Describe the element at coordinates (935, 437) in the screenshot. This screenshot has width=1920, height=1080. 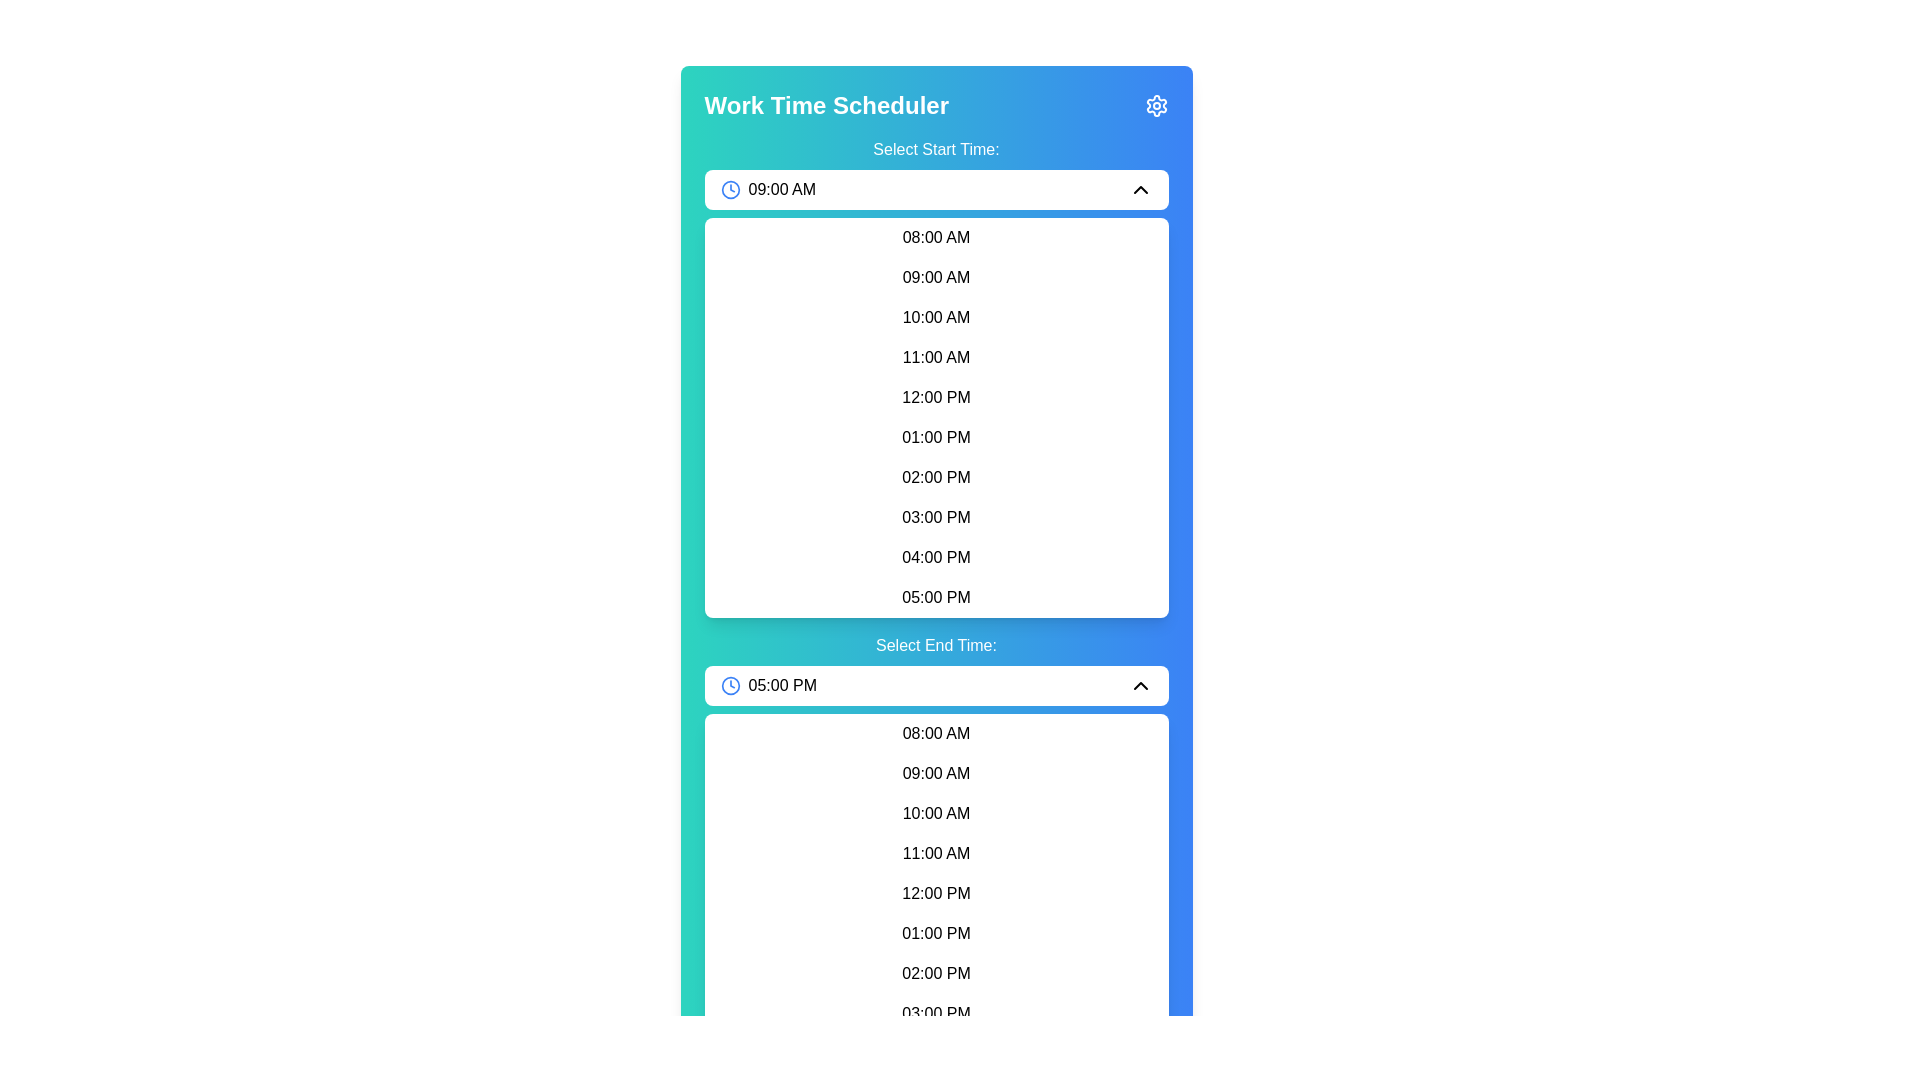
I see `the static text element displaying '01:00 PM' which is the sixth item in a vertically aligned list of time options in the 'Work Time Scheduler' interface` at that location.